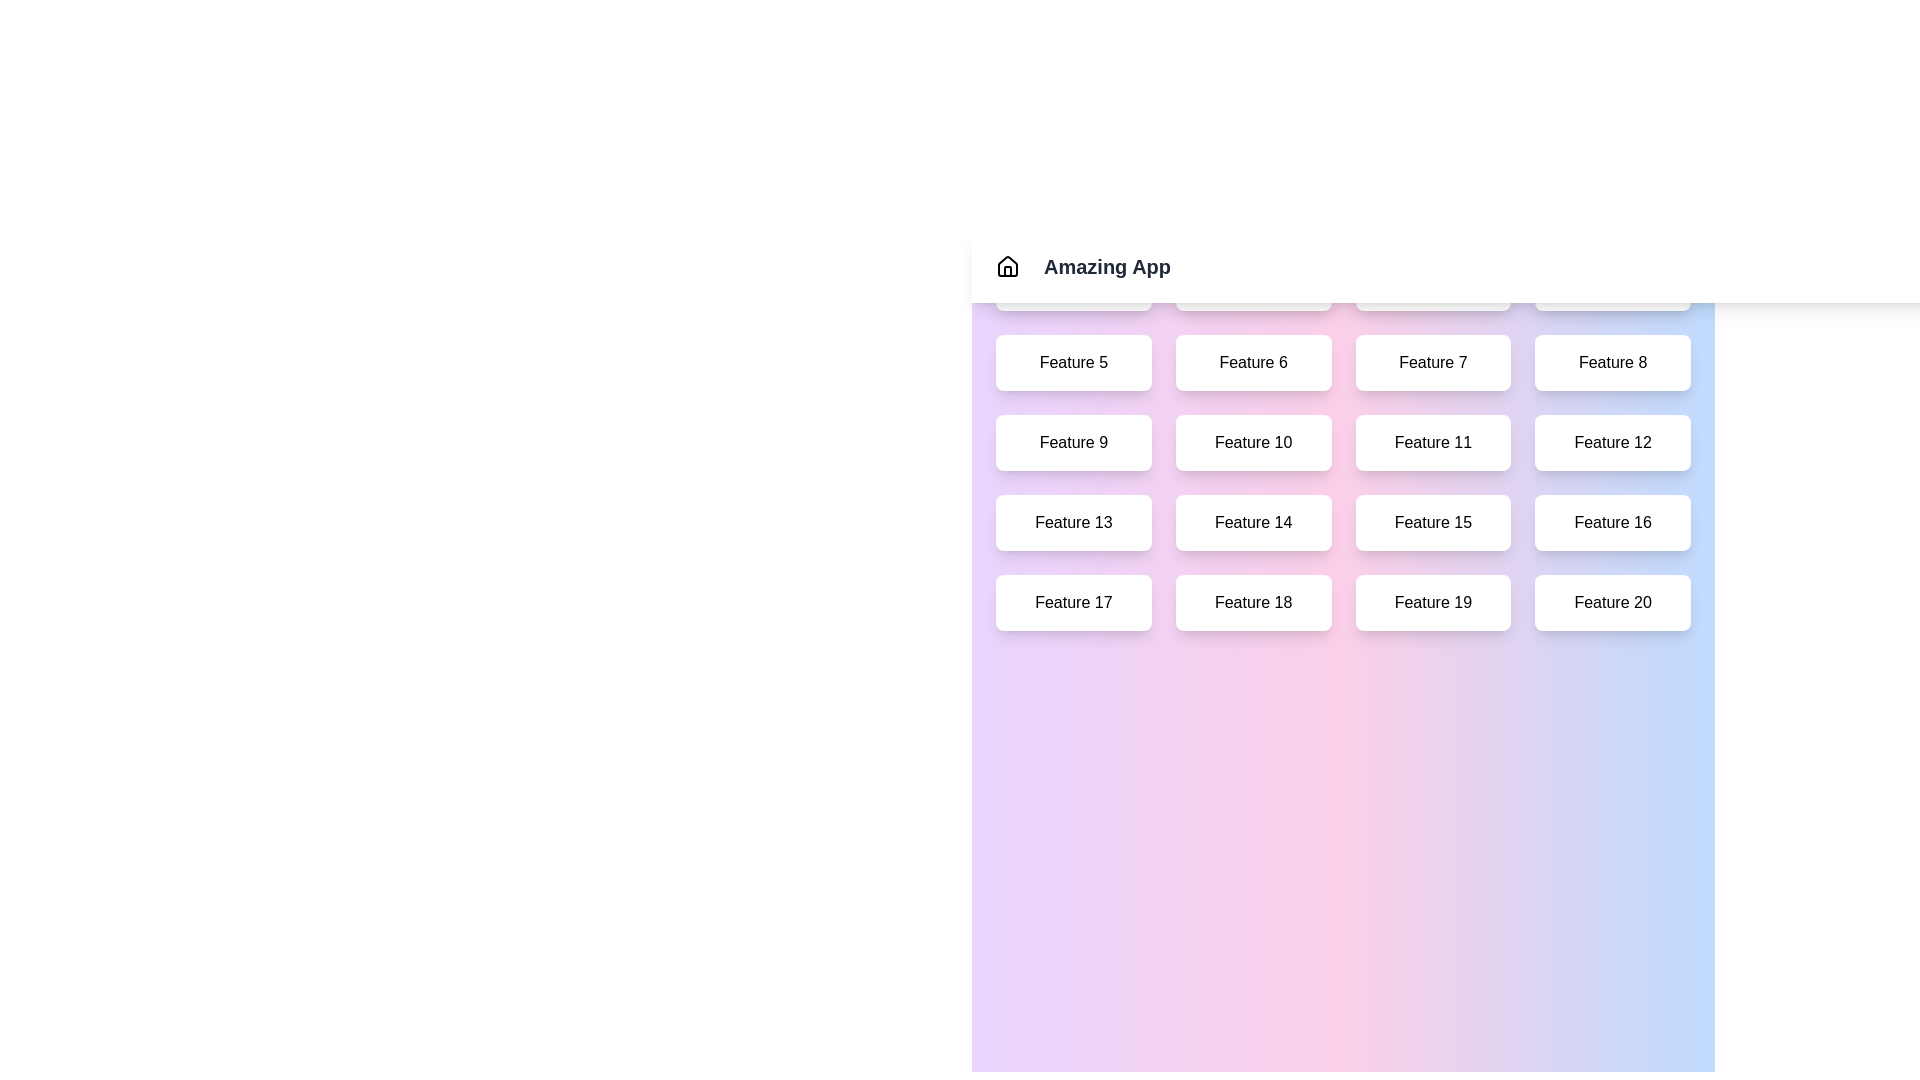  Describe the element at coordinates (1008, 265) in the screenshot. I see `the home button to toggle the visibility of the navigation menu` at that location.